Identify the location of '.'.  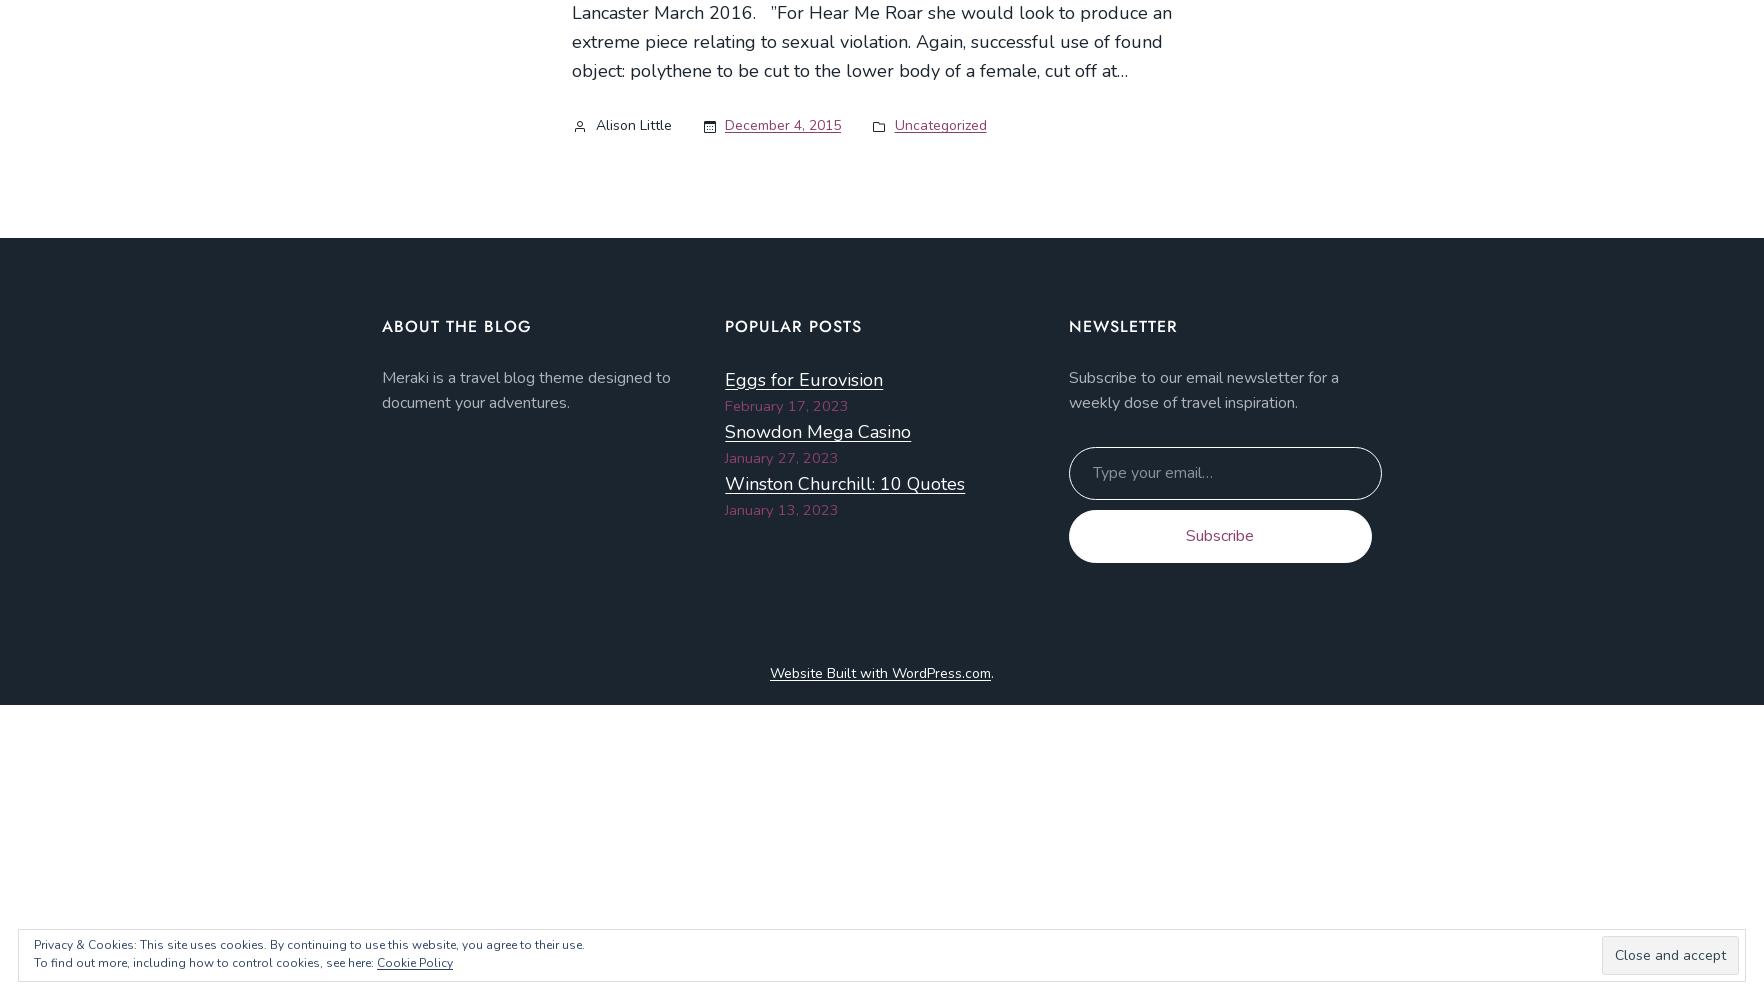
(992, 672).